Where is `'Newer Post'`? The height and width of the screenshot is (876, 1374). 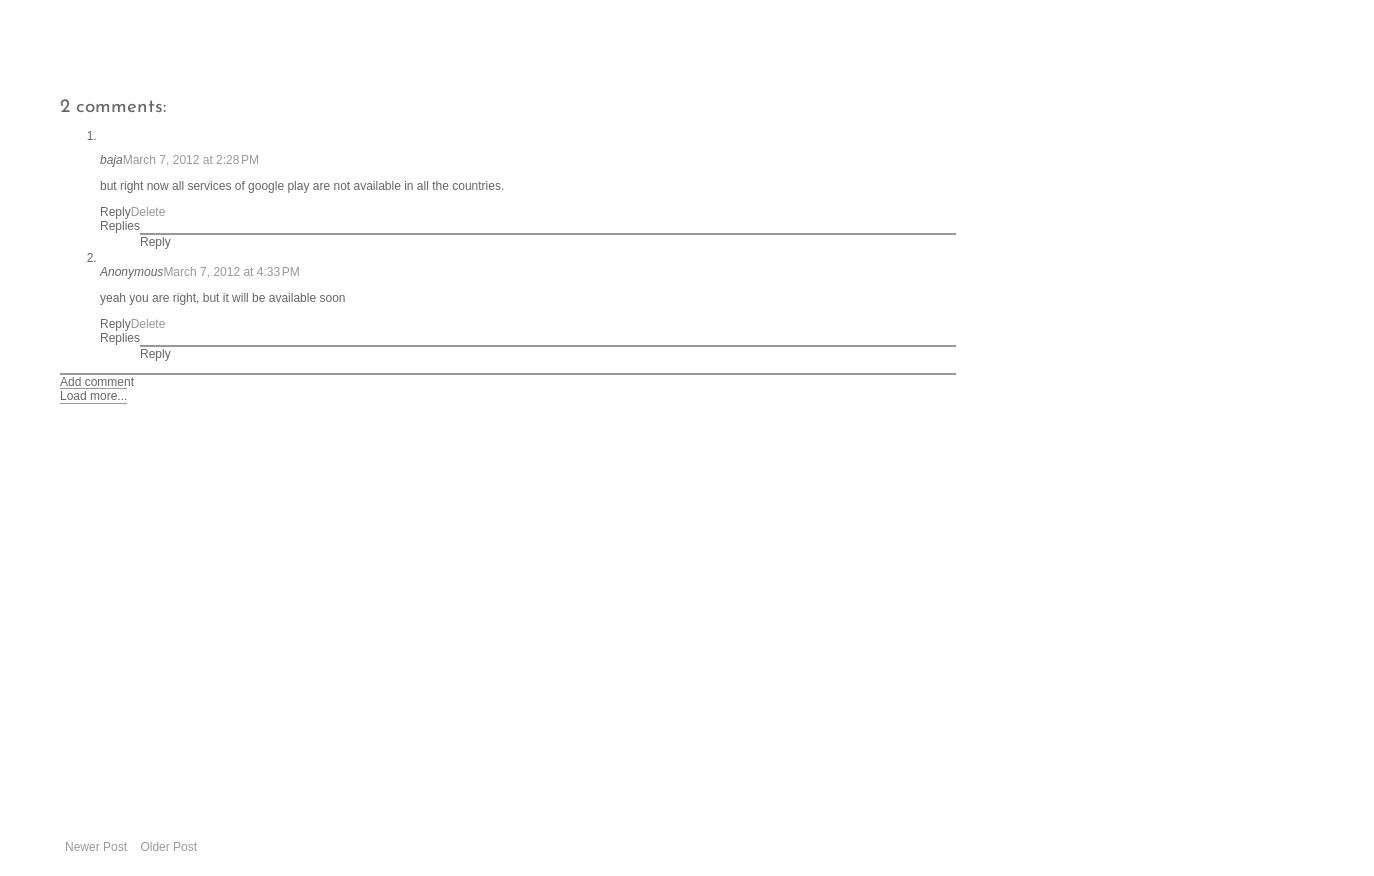 'Newer Post' is located at coordinates (63, 847).